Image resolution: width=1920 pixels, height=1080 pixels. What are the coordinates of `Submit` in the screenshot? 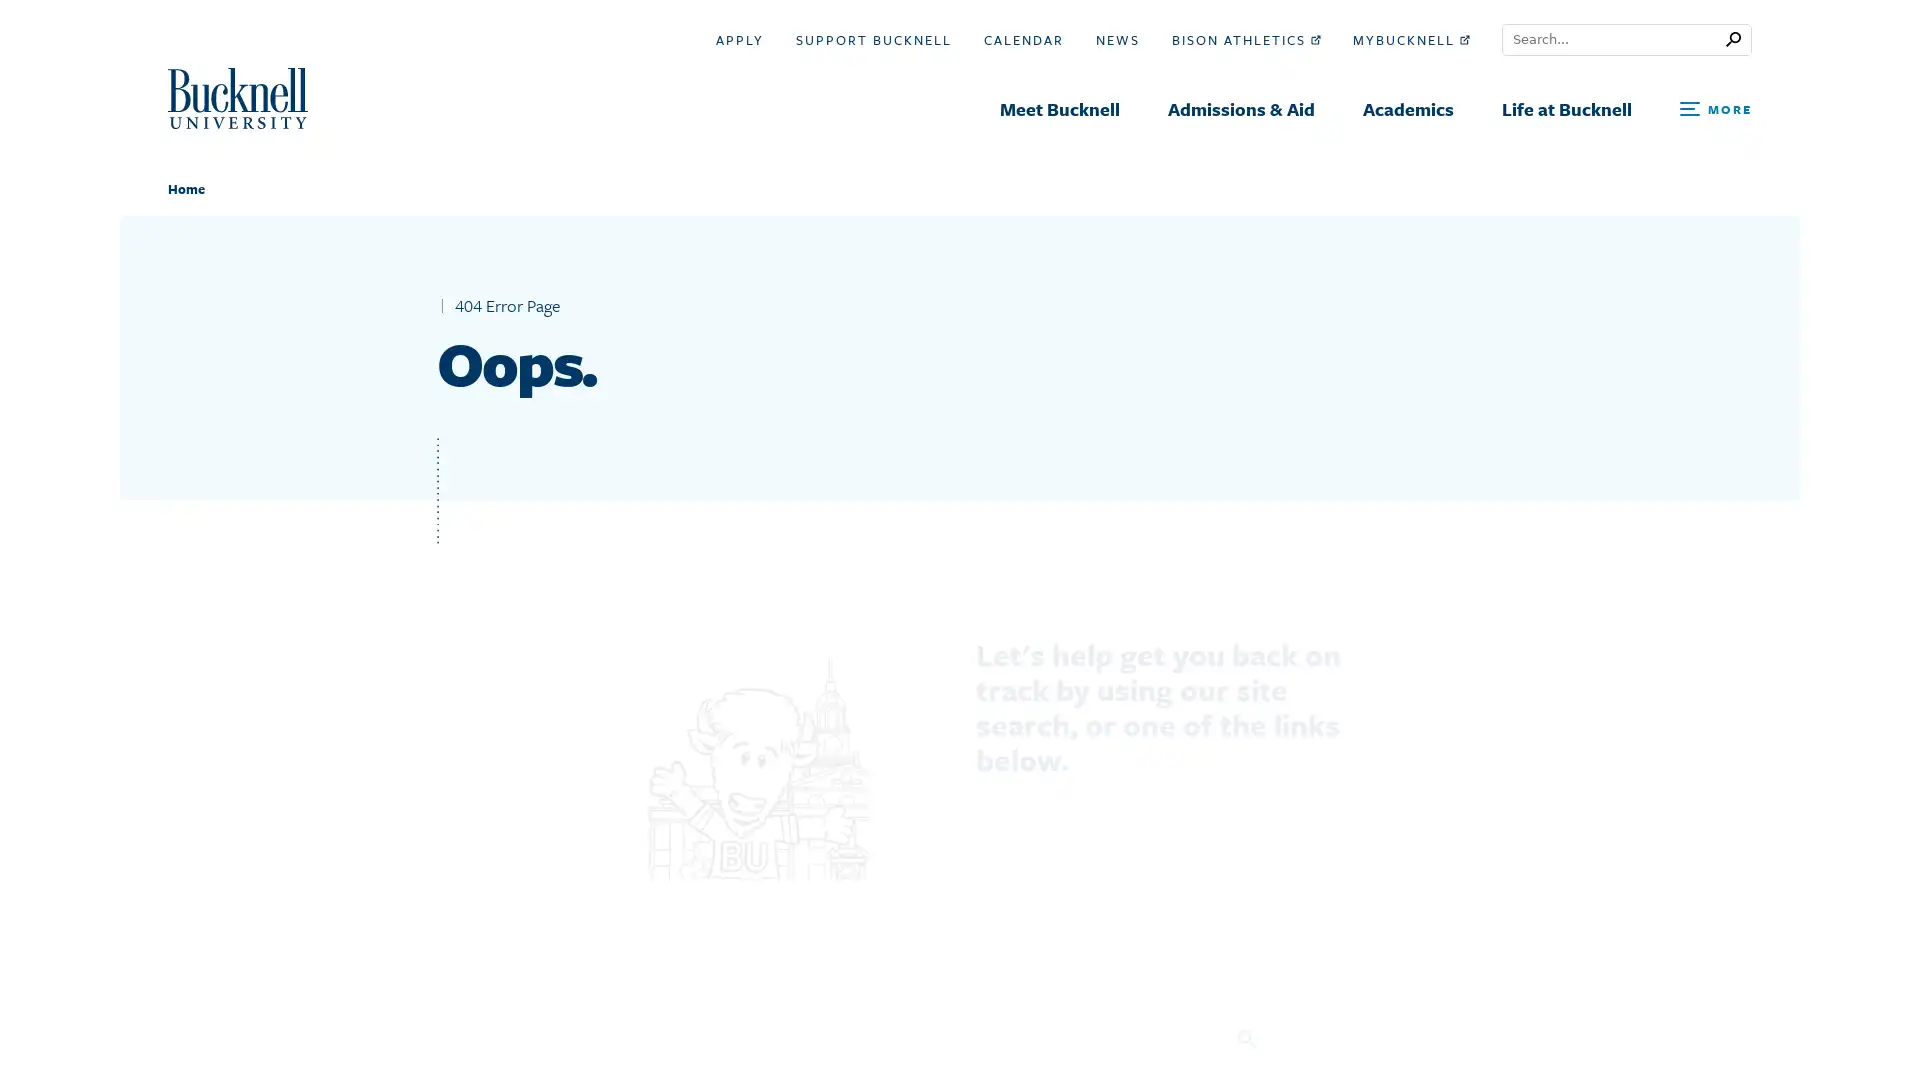 It's located at (1737, 39).